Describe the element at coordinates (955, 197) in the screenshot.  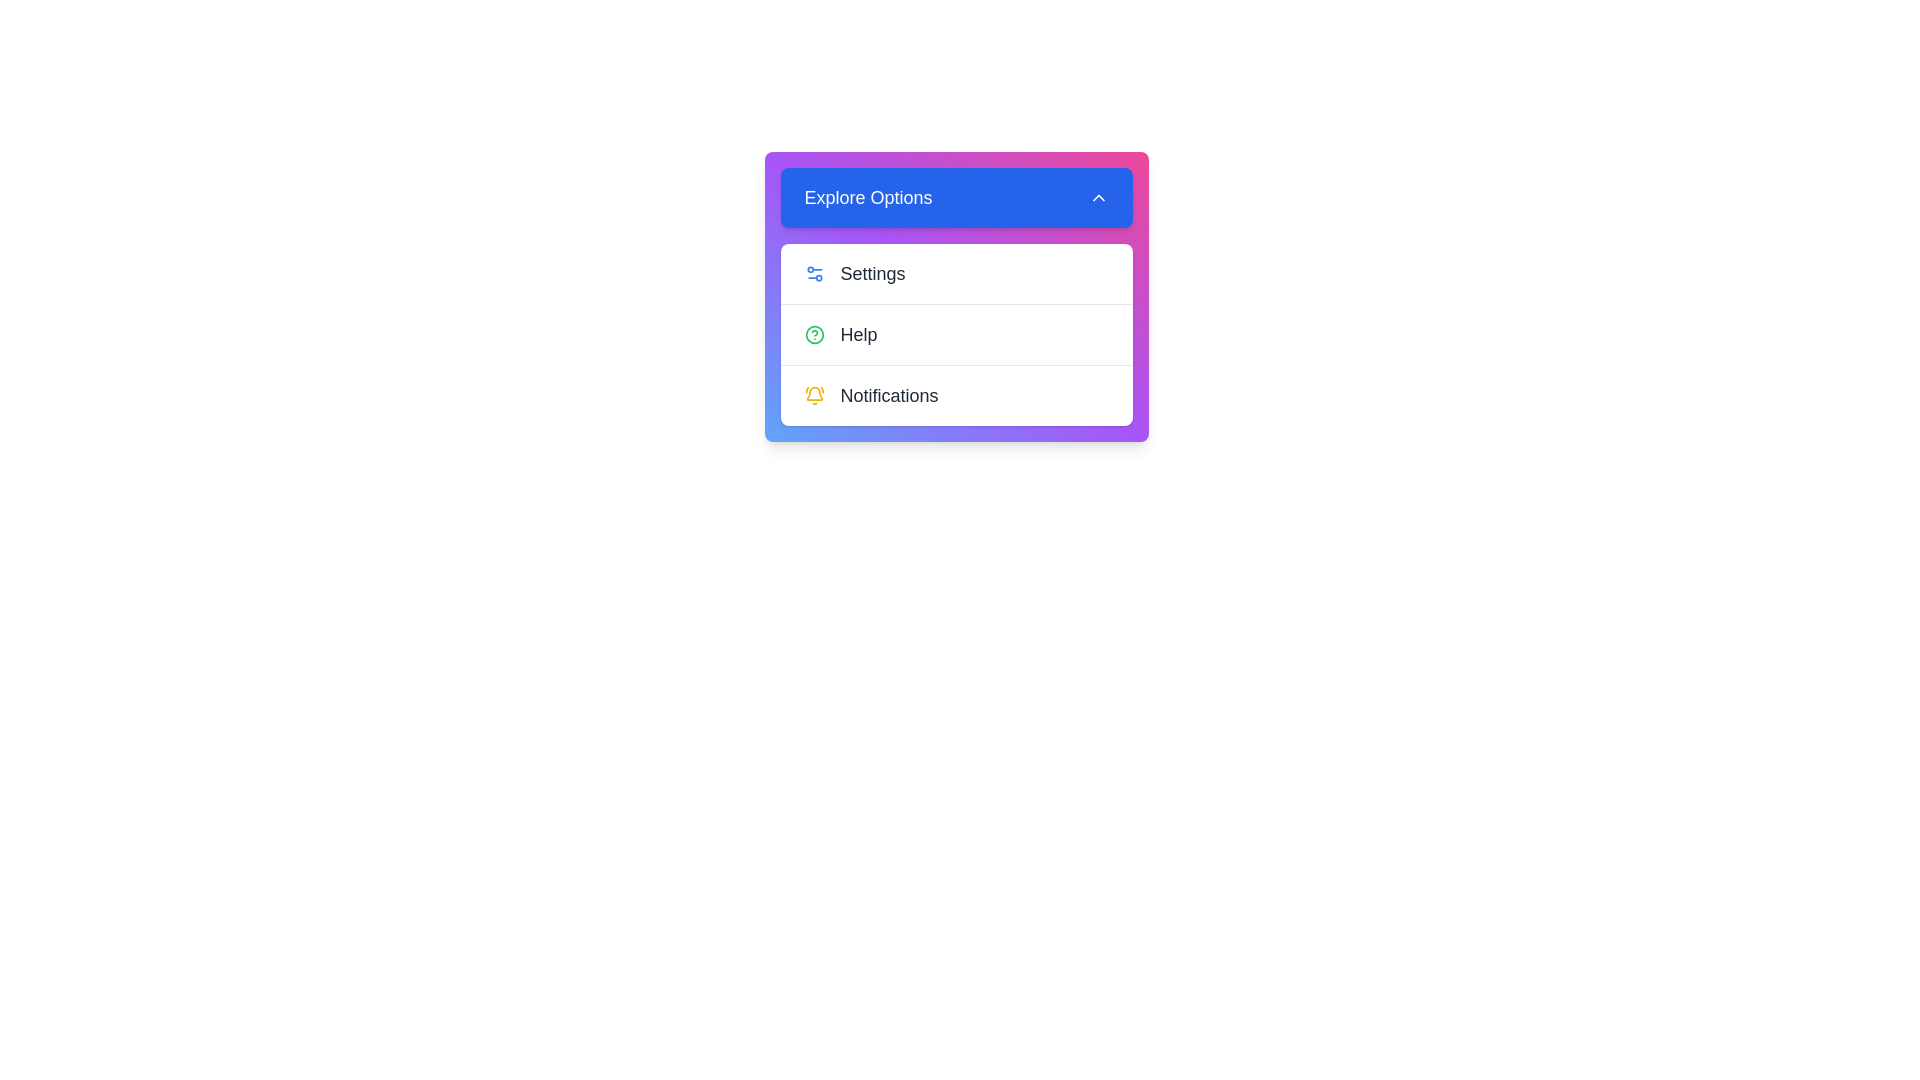
I see `the 'Explore Options' text` at that location.